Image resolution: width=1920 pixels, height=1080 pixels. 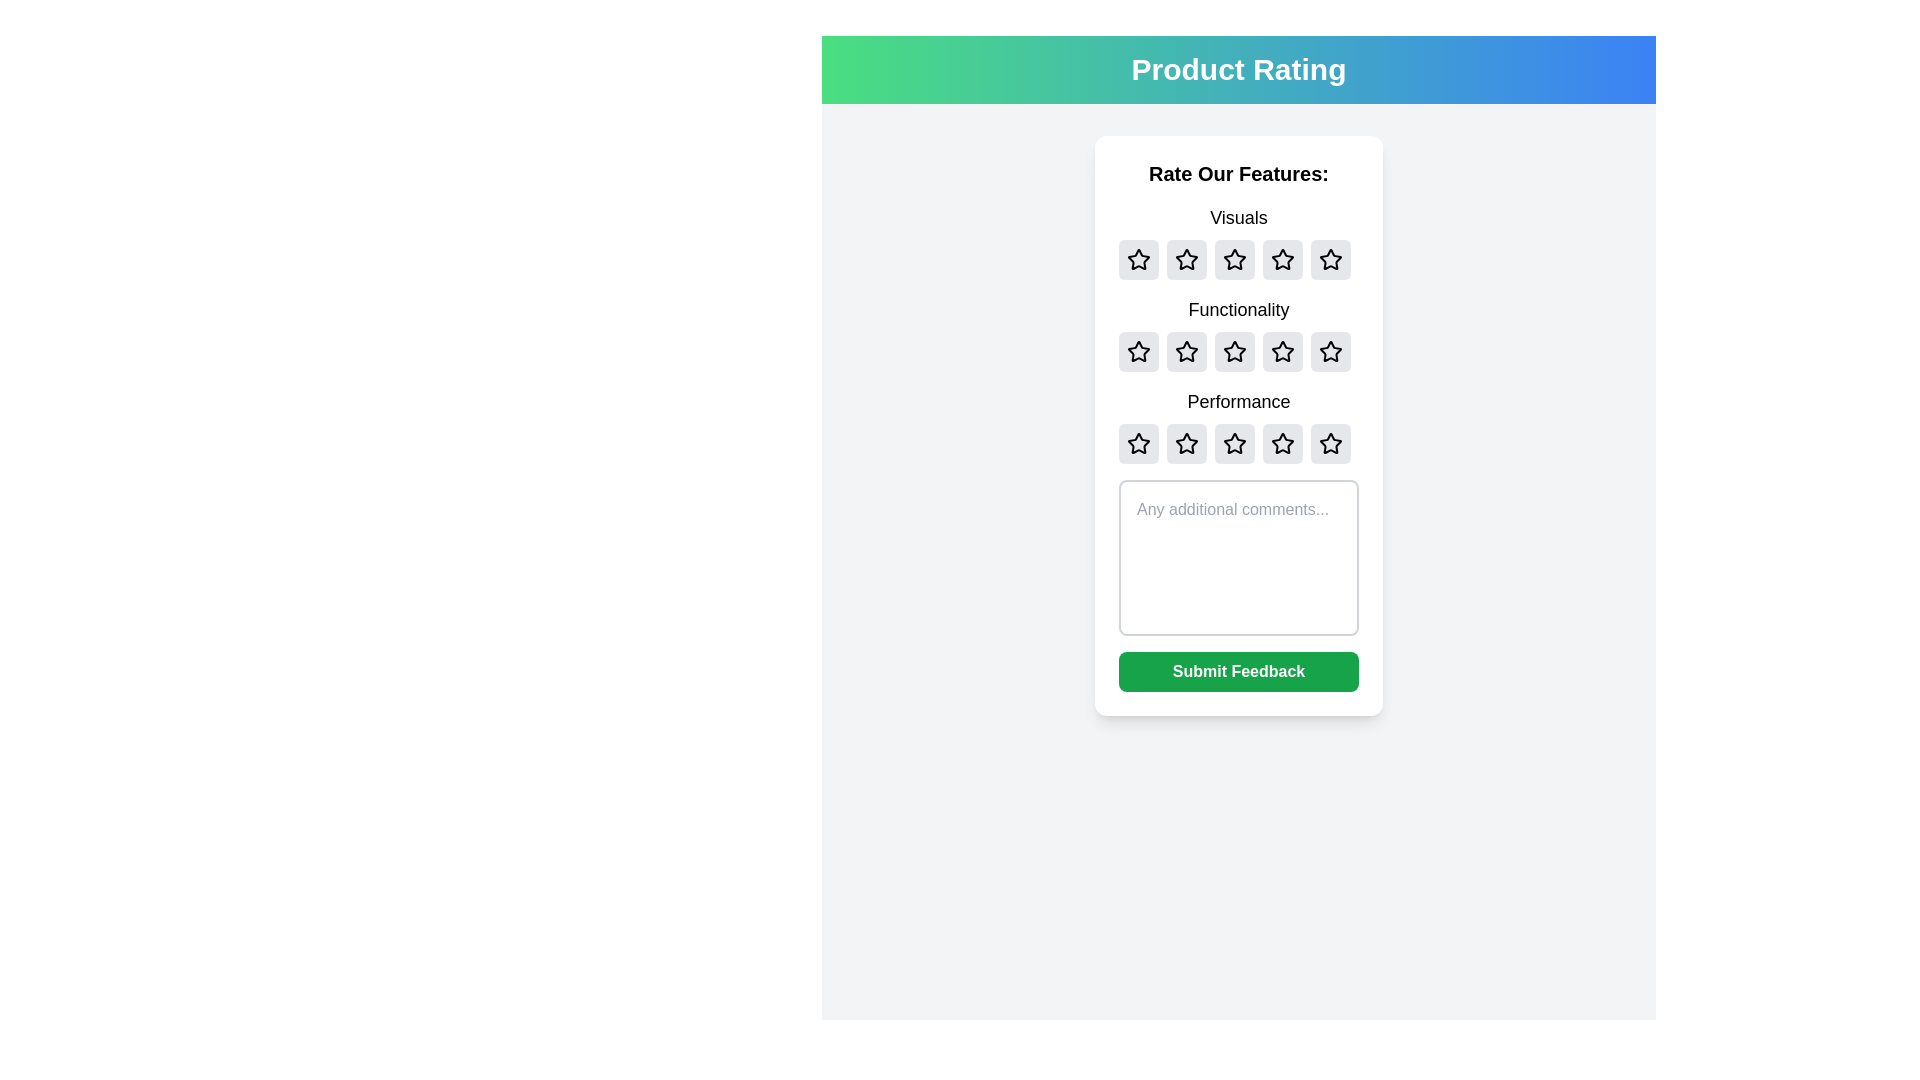 What do you see at coordinates (1138, 350) in the screenshot?
I see `the first button in the horizontal row of five buttons in the 'Functionality' rating section to change its background color to yellow` at bounding box center [1138, 350].